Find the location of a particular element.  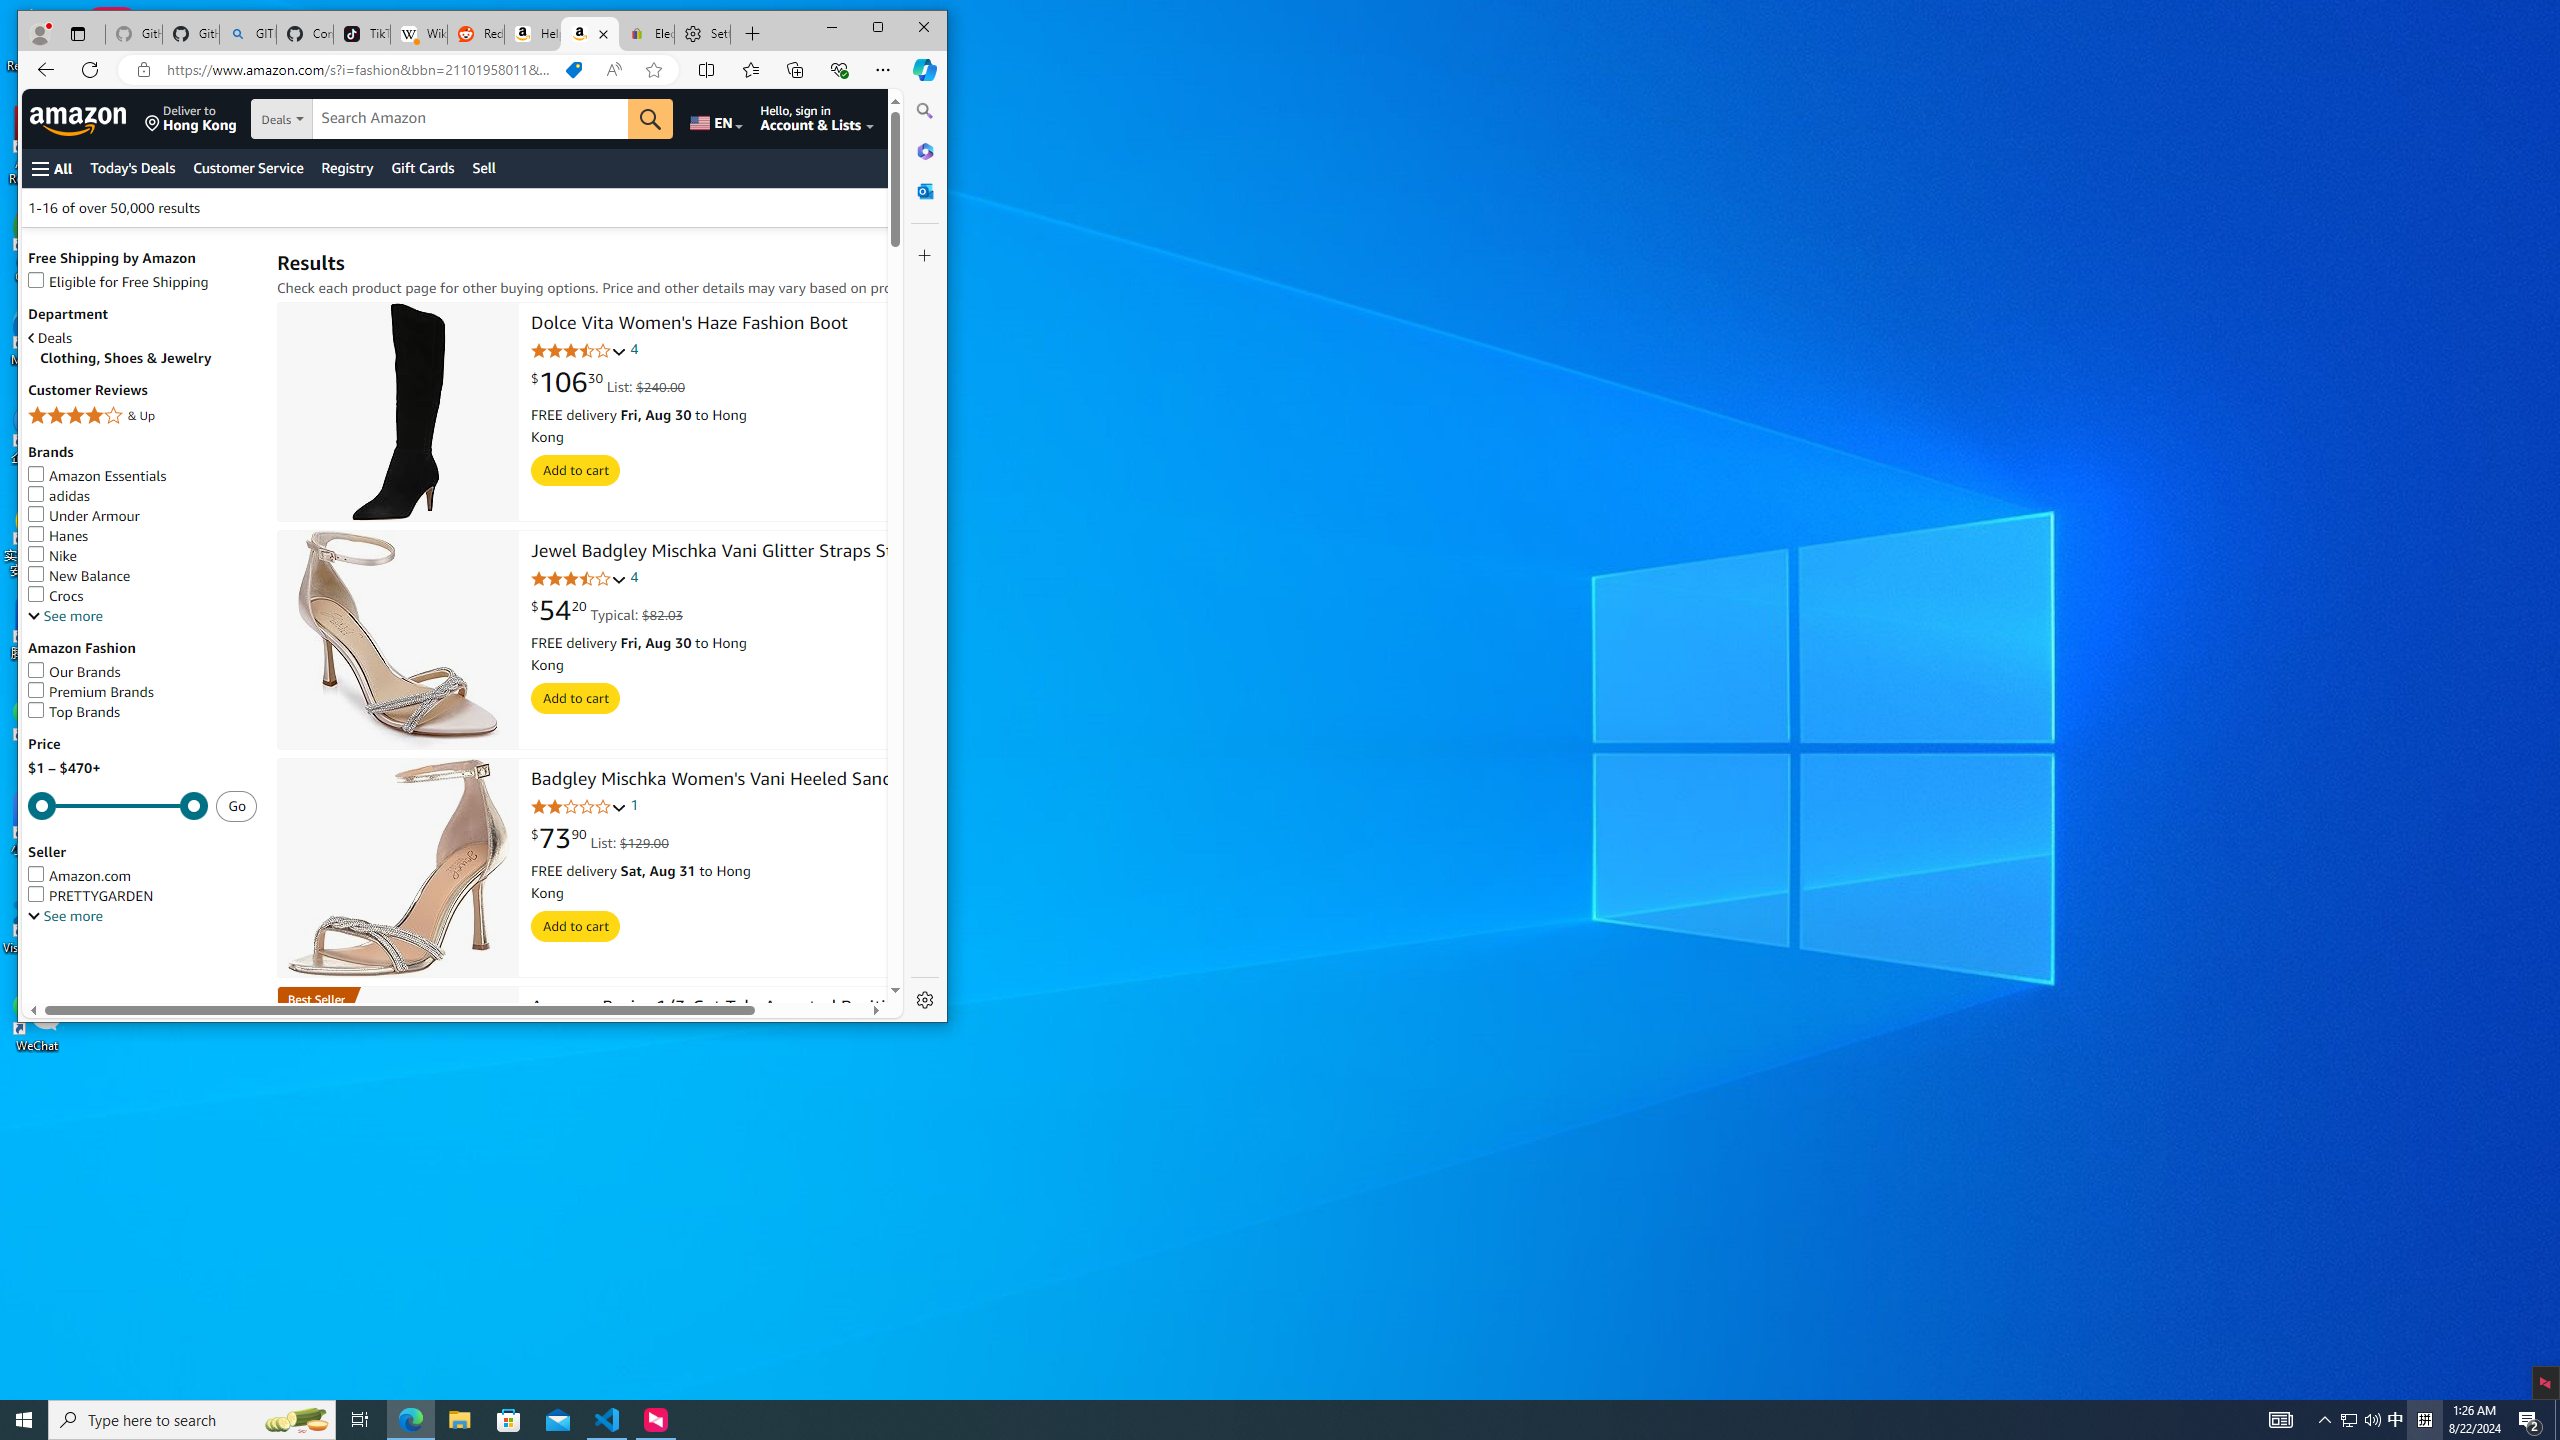

'Our Brands' is located at coordinates (73, 671).